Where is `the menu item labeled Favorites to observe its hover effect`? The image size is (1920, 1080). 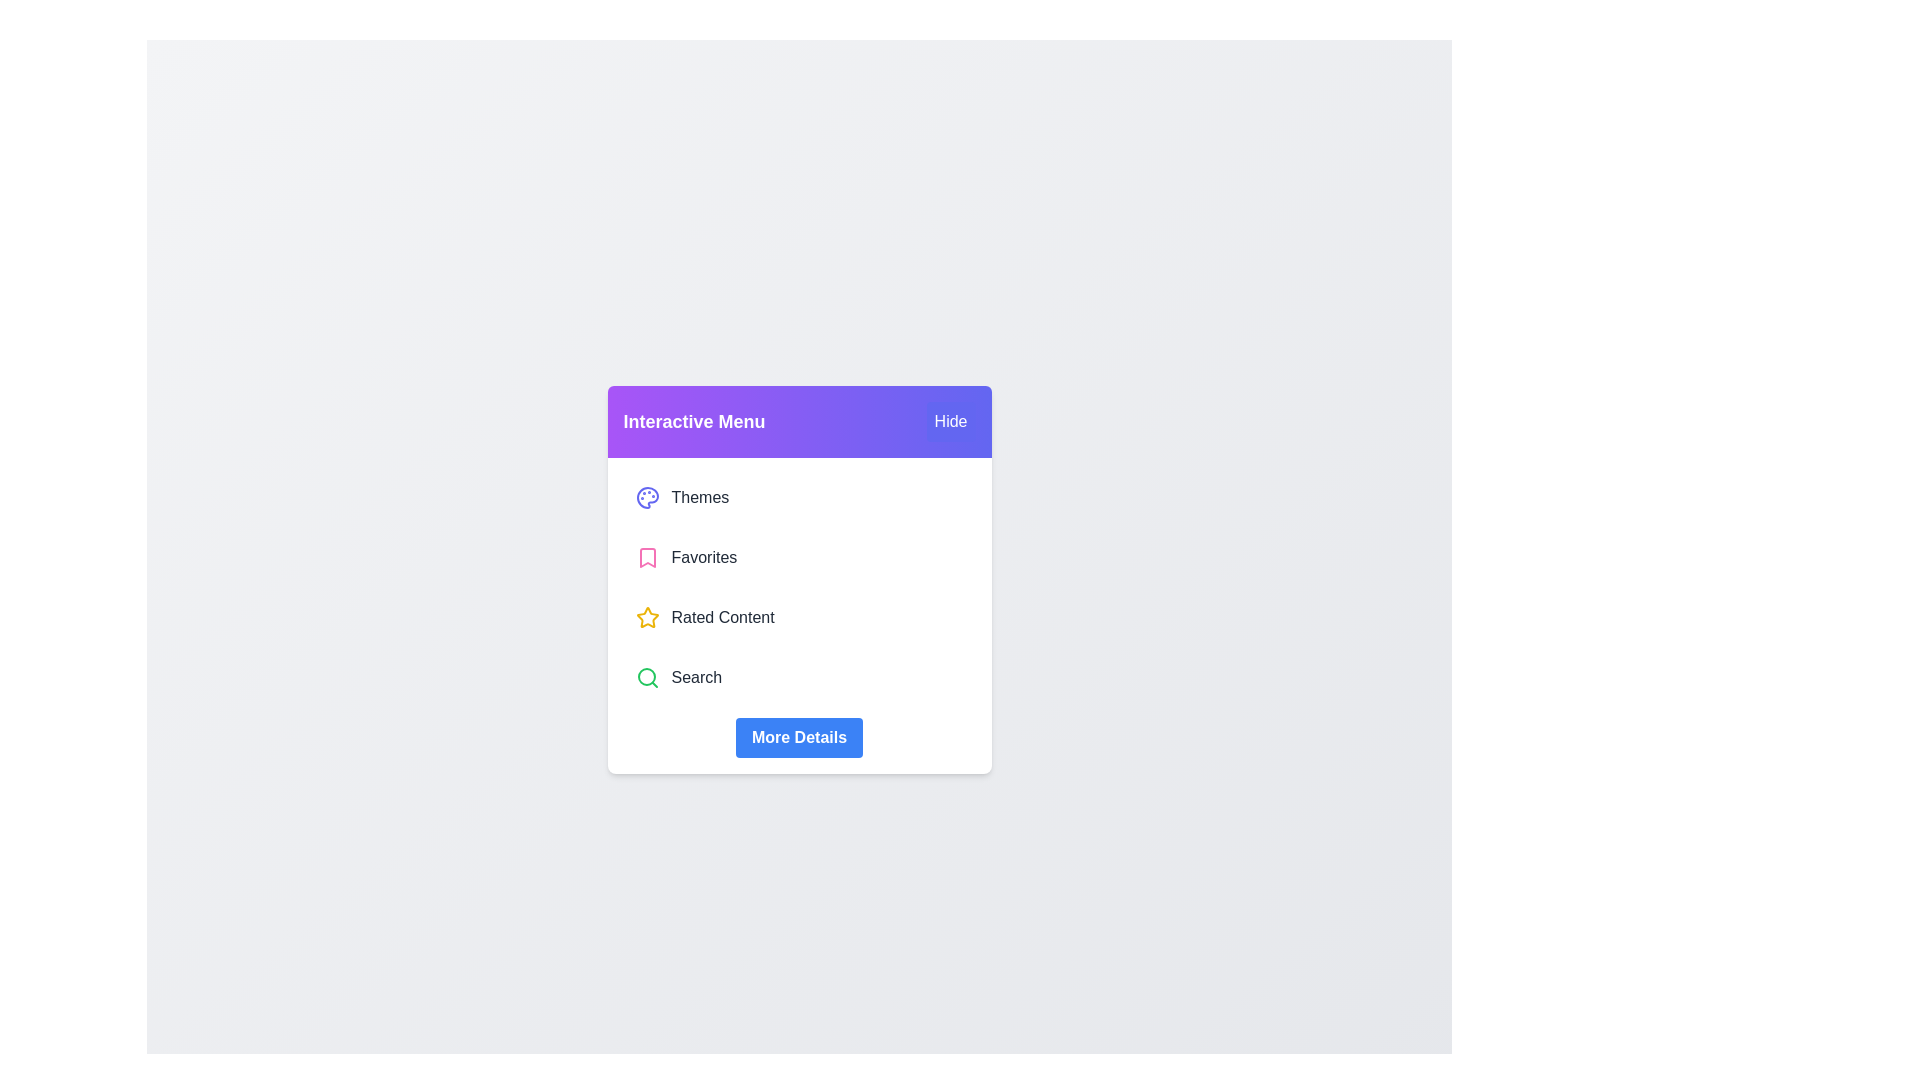
the menu item labeled Favorites to observe its hover effect is located at coordinates (798, 558).